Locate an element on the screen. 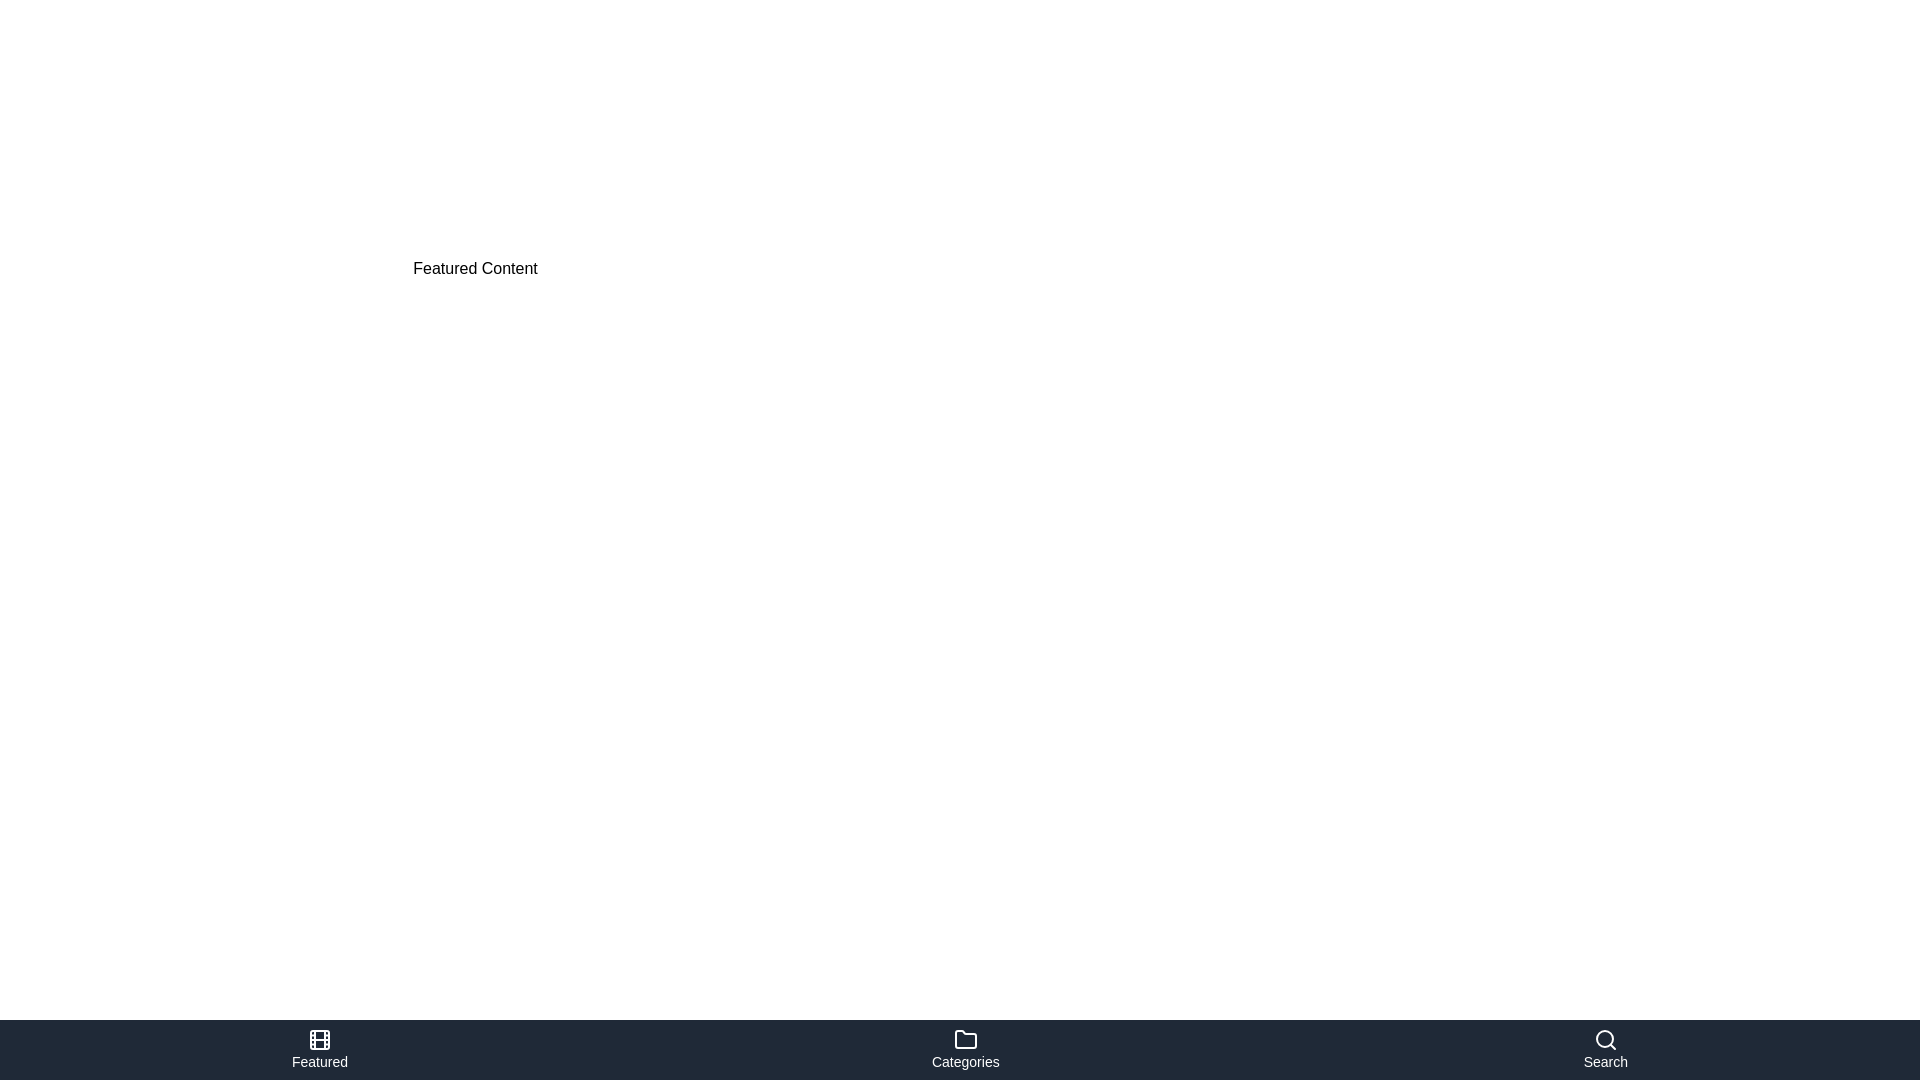  the 'Categories' button with a folder icon located in the center of the bottom navigation bar is located at coordinates (965, 1048).